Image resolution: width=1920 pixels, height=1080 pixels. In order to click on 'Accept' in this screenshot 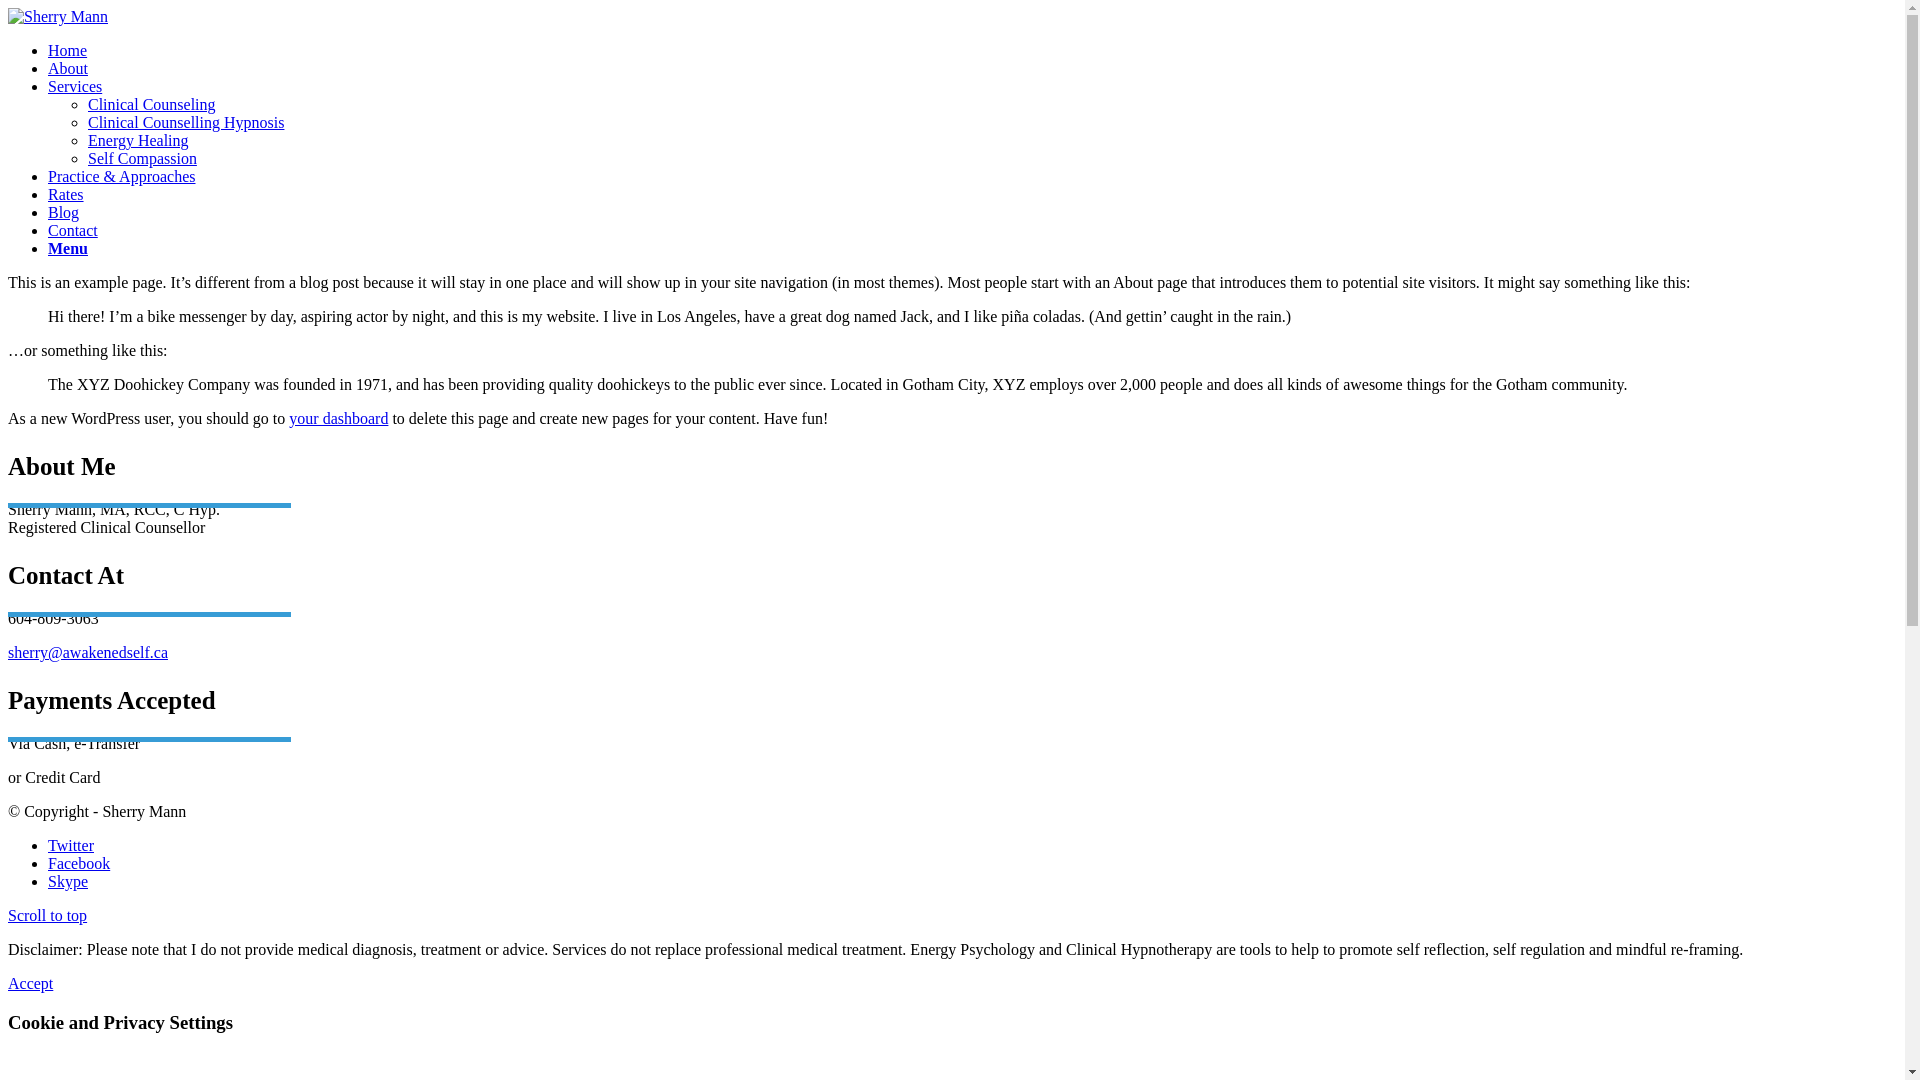, I will do `click(30, 982)`.